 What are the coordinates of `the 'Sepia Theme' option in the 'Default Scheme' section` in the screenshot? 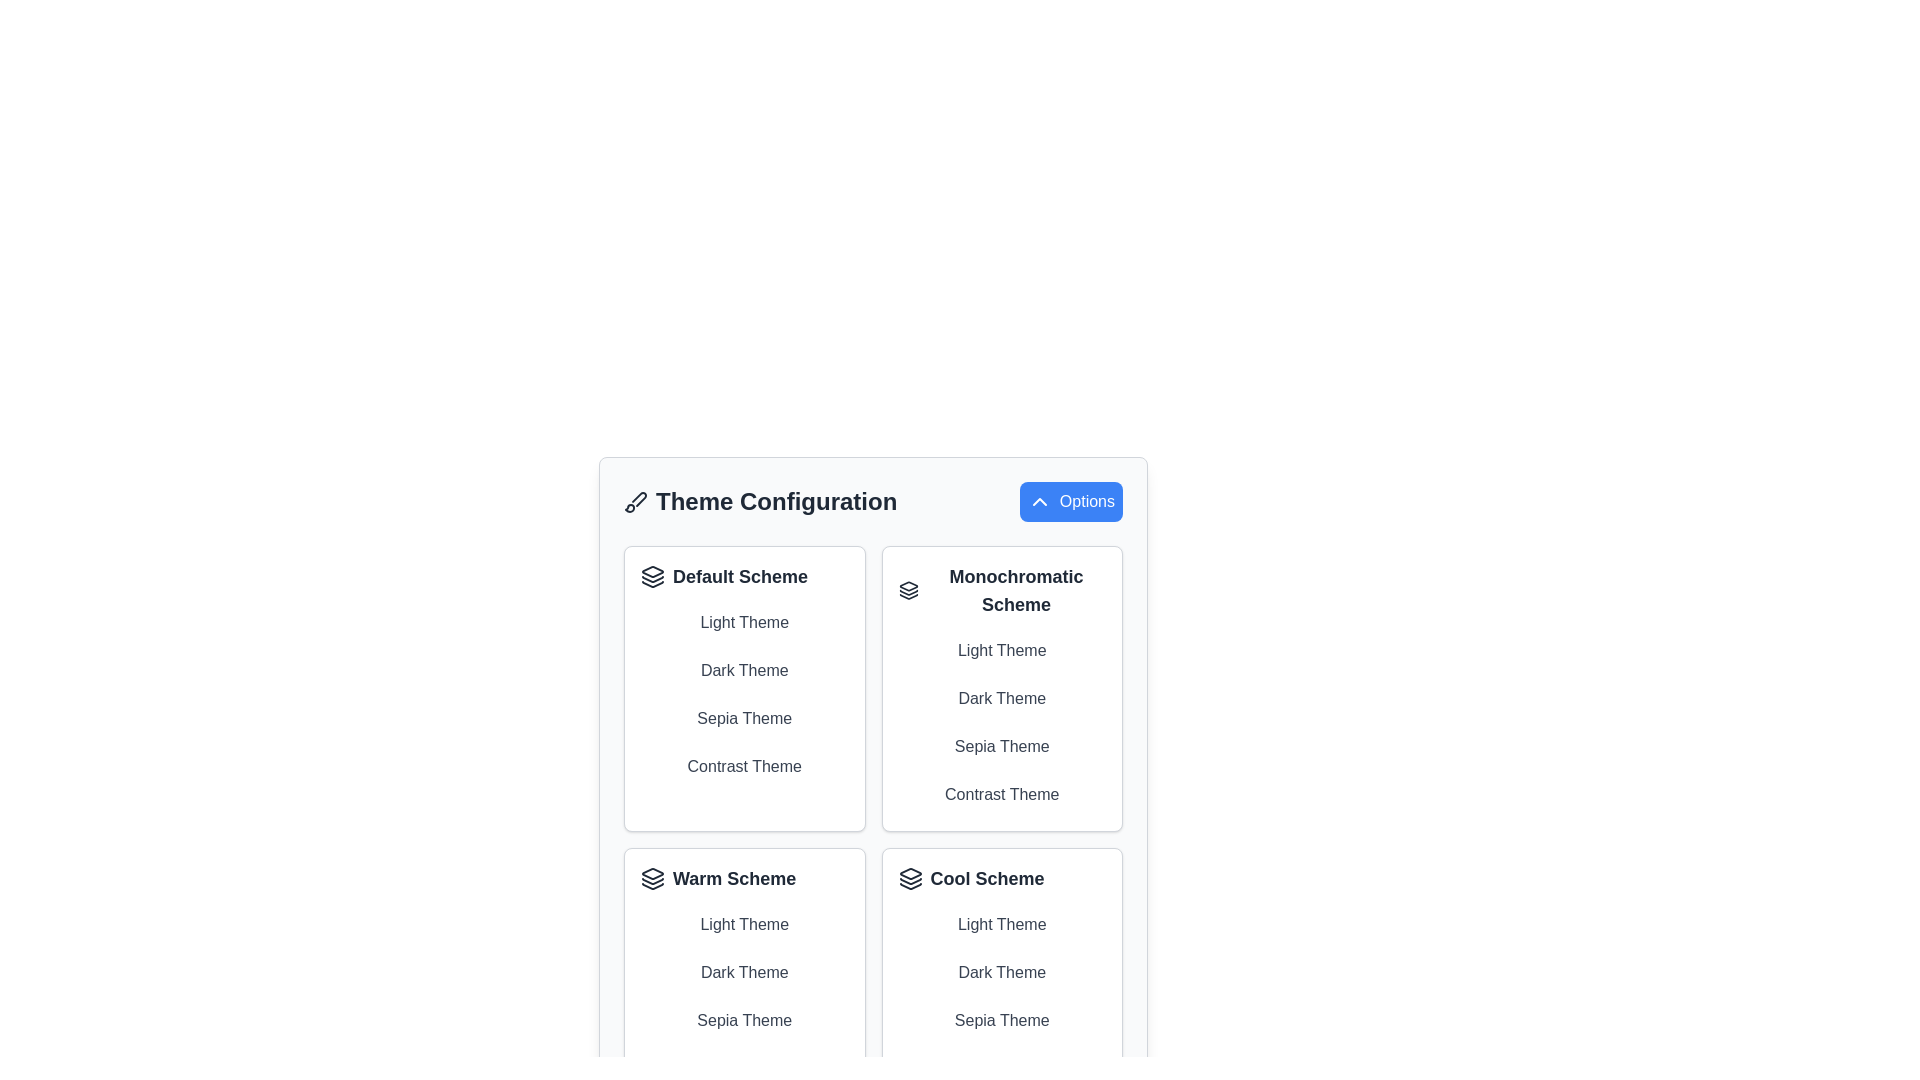 It's located at (743, 717).